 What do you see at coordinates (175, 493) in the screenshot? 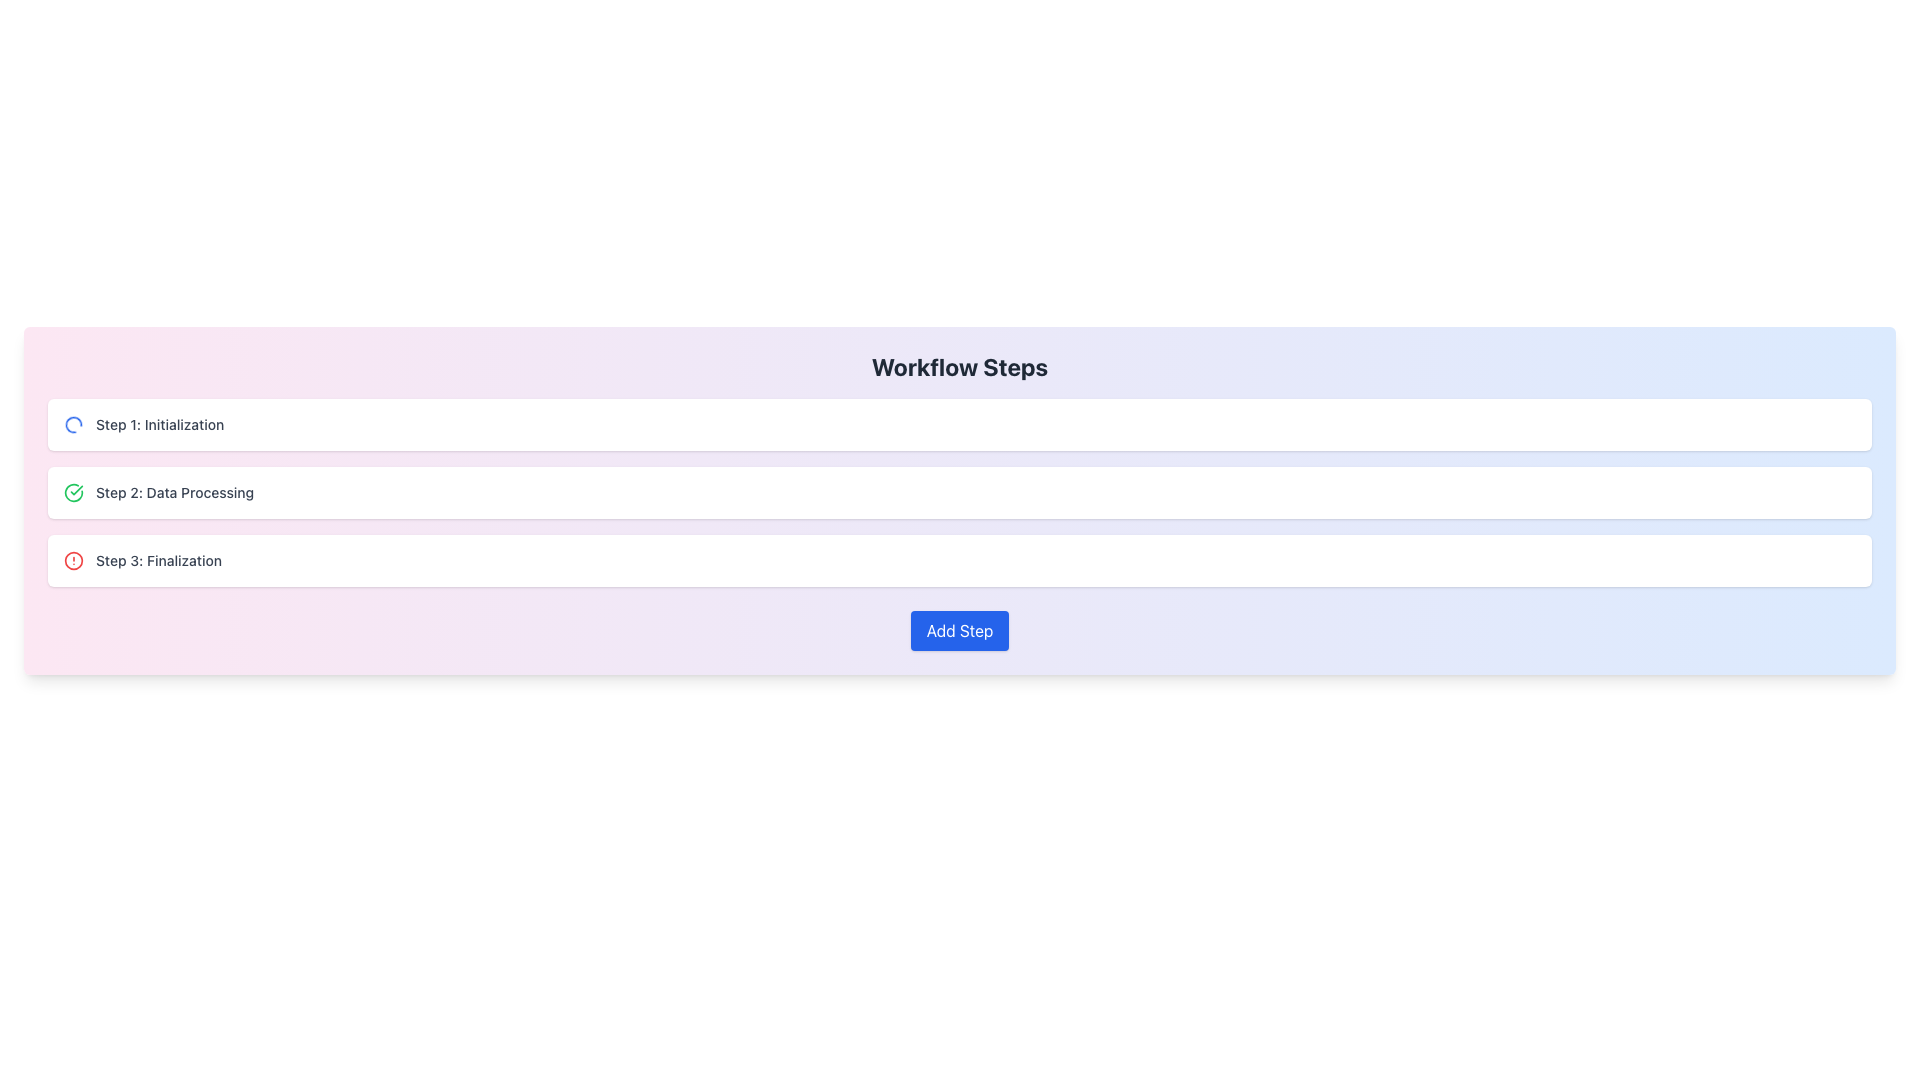
I see `text label displaying 'Step 2: Data Processing', which is the second item in the workflow steps list, located in the middle section of the page` at bounding box center [175, 493].